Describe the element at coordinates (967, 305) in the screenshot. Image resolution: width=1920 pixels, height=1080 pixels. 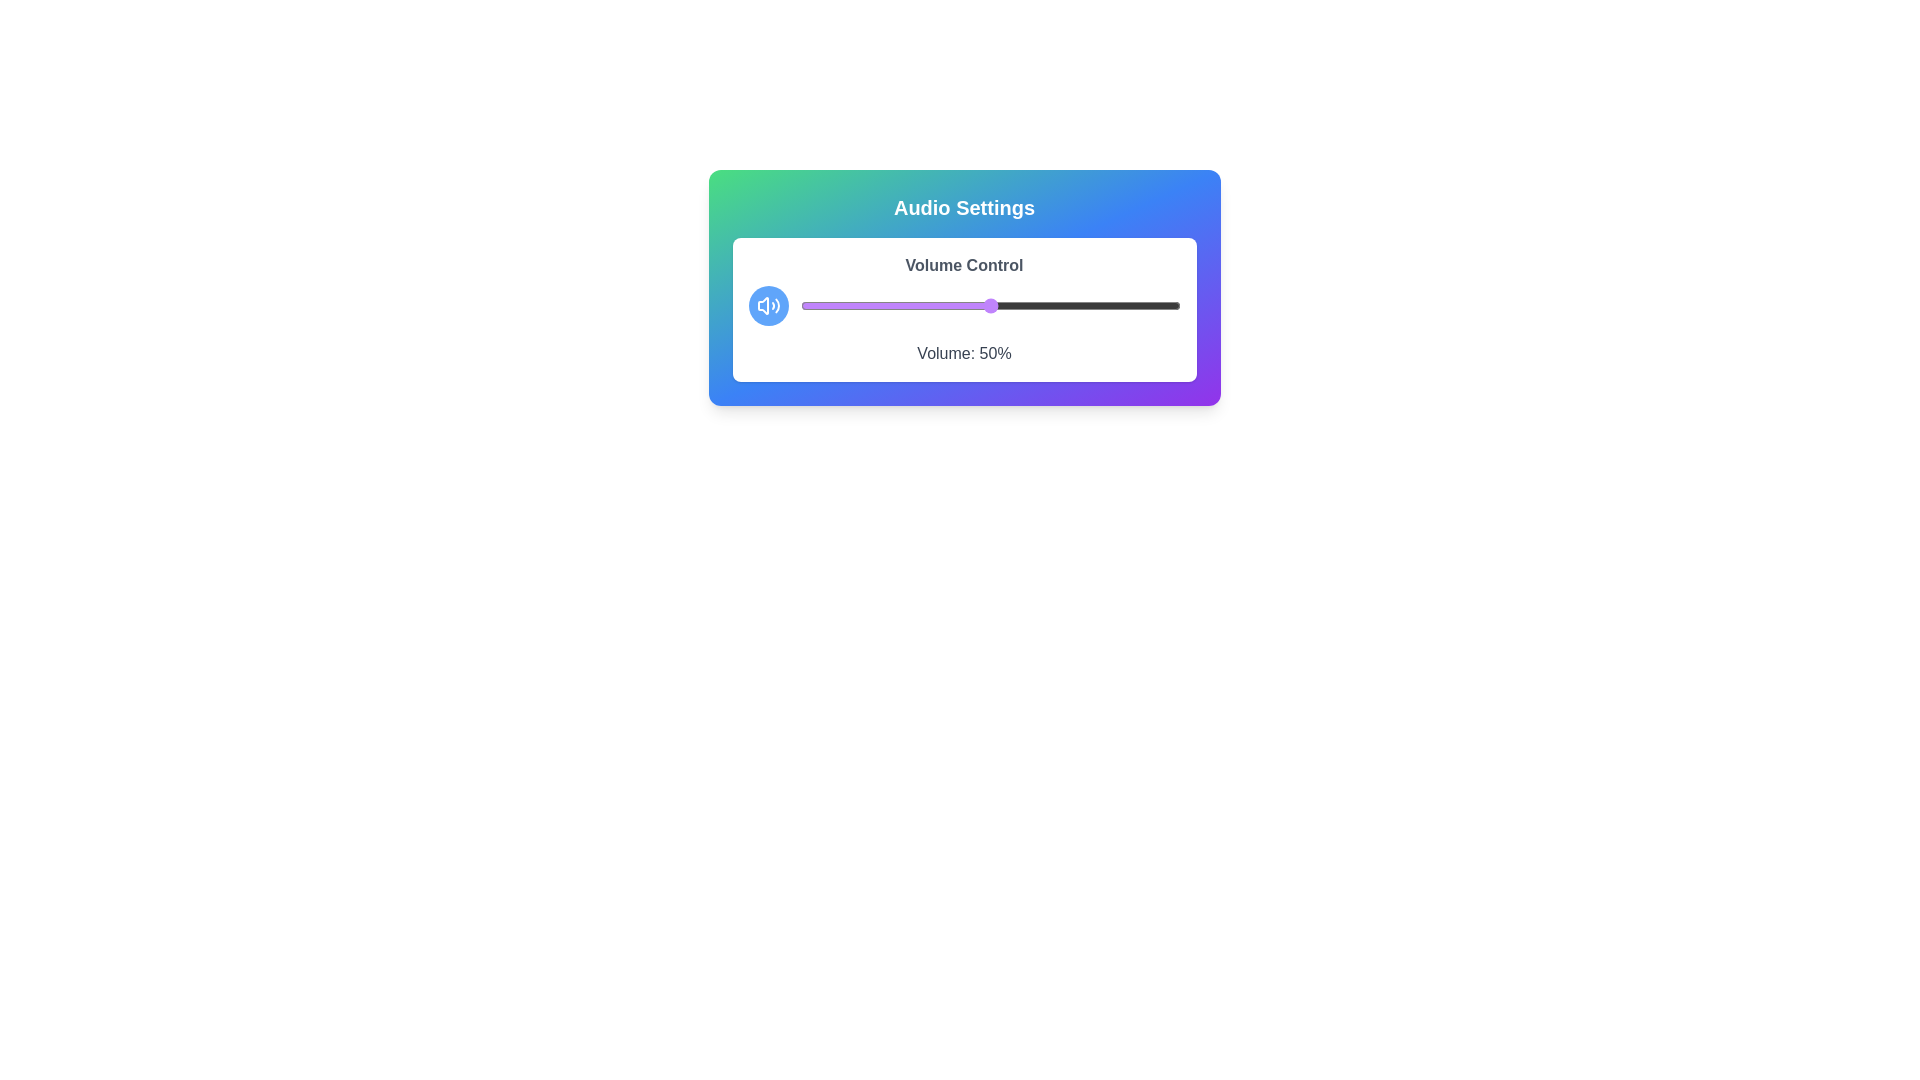
I see `volume slider` at that location.